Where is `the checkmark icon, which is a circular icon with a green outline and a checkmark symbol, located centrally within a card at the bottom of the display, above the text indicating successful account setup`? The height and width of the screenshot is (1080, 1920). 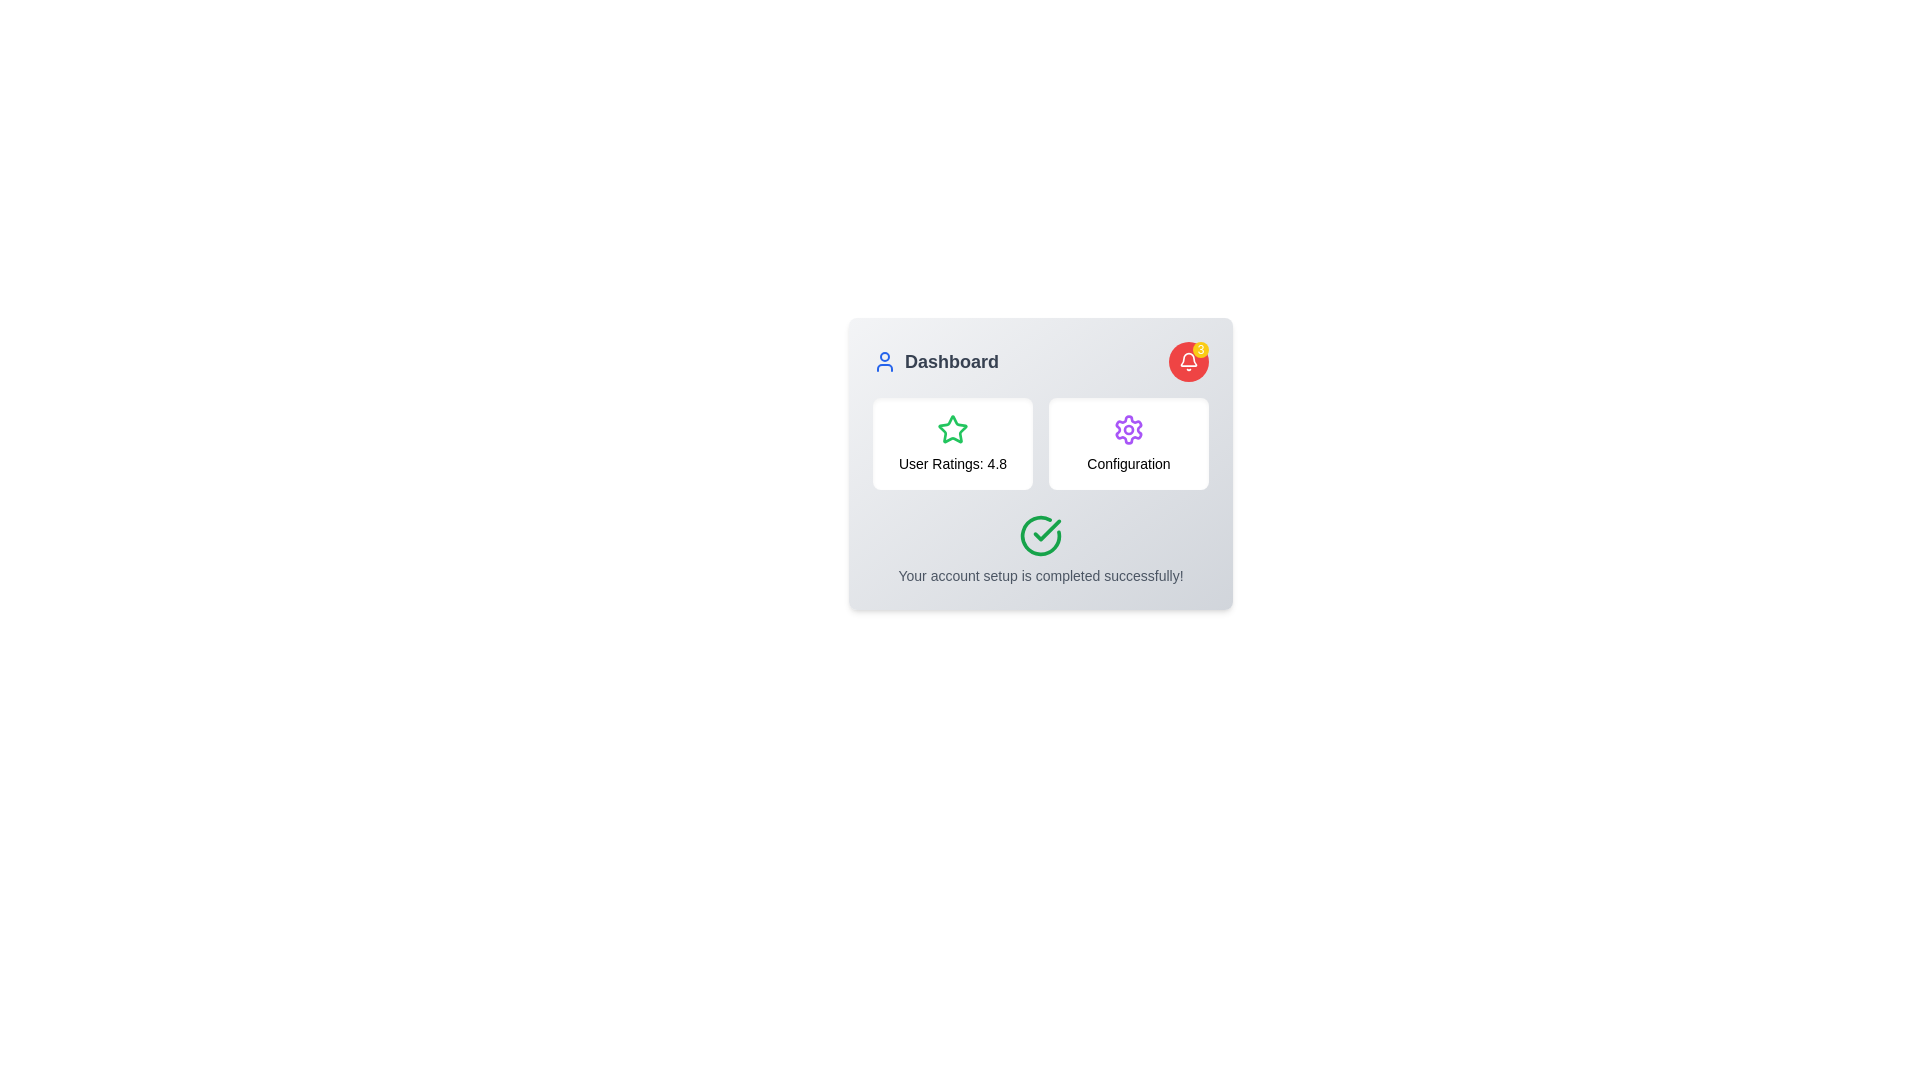
the checkmark icon, which is a circular icon with a green outline and a checkmark symbol, located centrally within a card at the bottom of the display, above the text indicating successful account setup is located at coordinates (1040, 535).